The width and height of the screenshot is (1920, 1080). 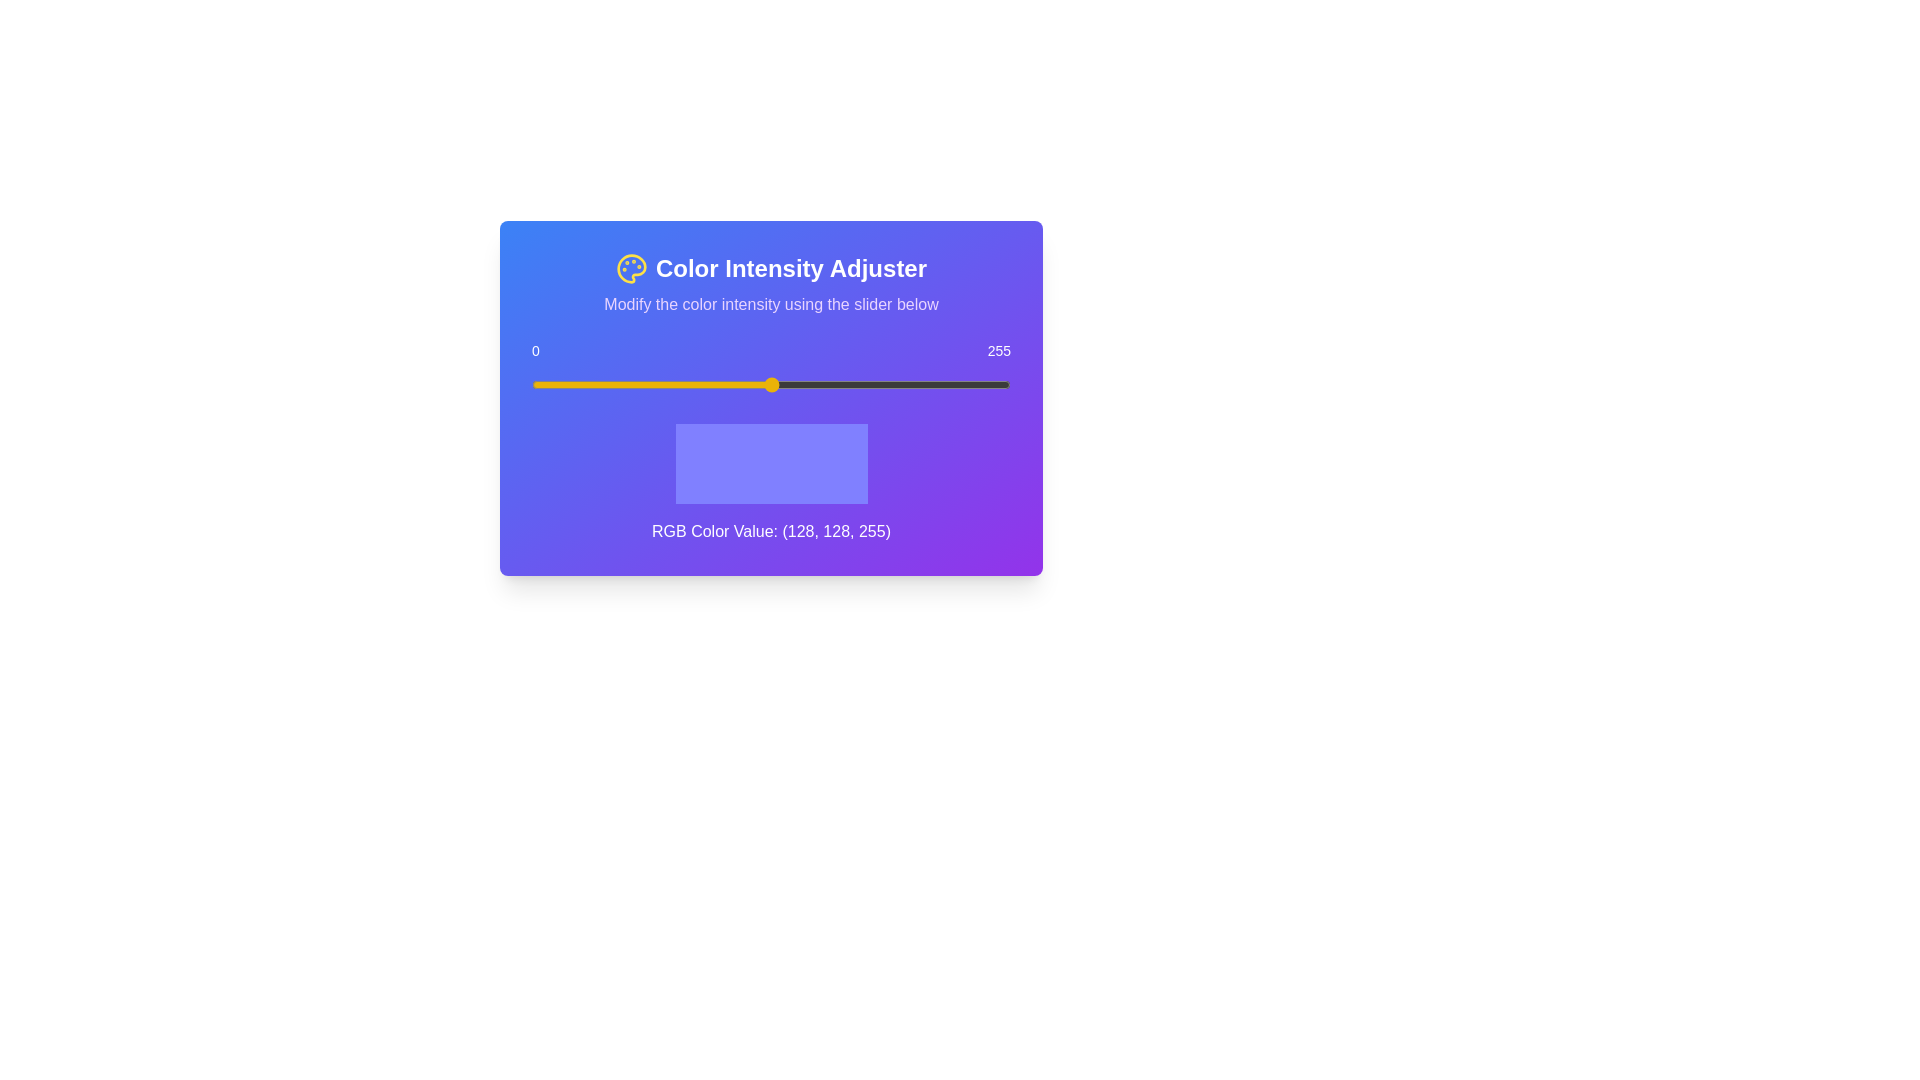 I want to click on the slider to set the color intensity to 227, so click(x=957, y=385).